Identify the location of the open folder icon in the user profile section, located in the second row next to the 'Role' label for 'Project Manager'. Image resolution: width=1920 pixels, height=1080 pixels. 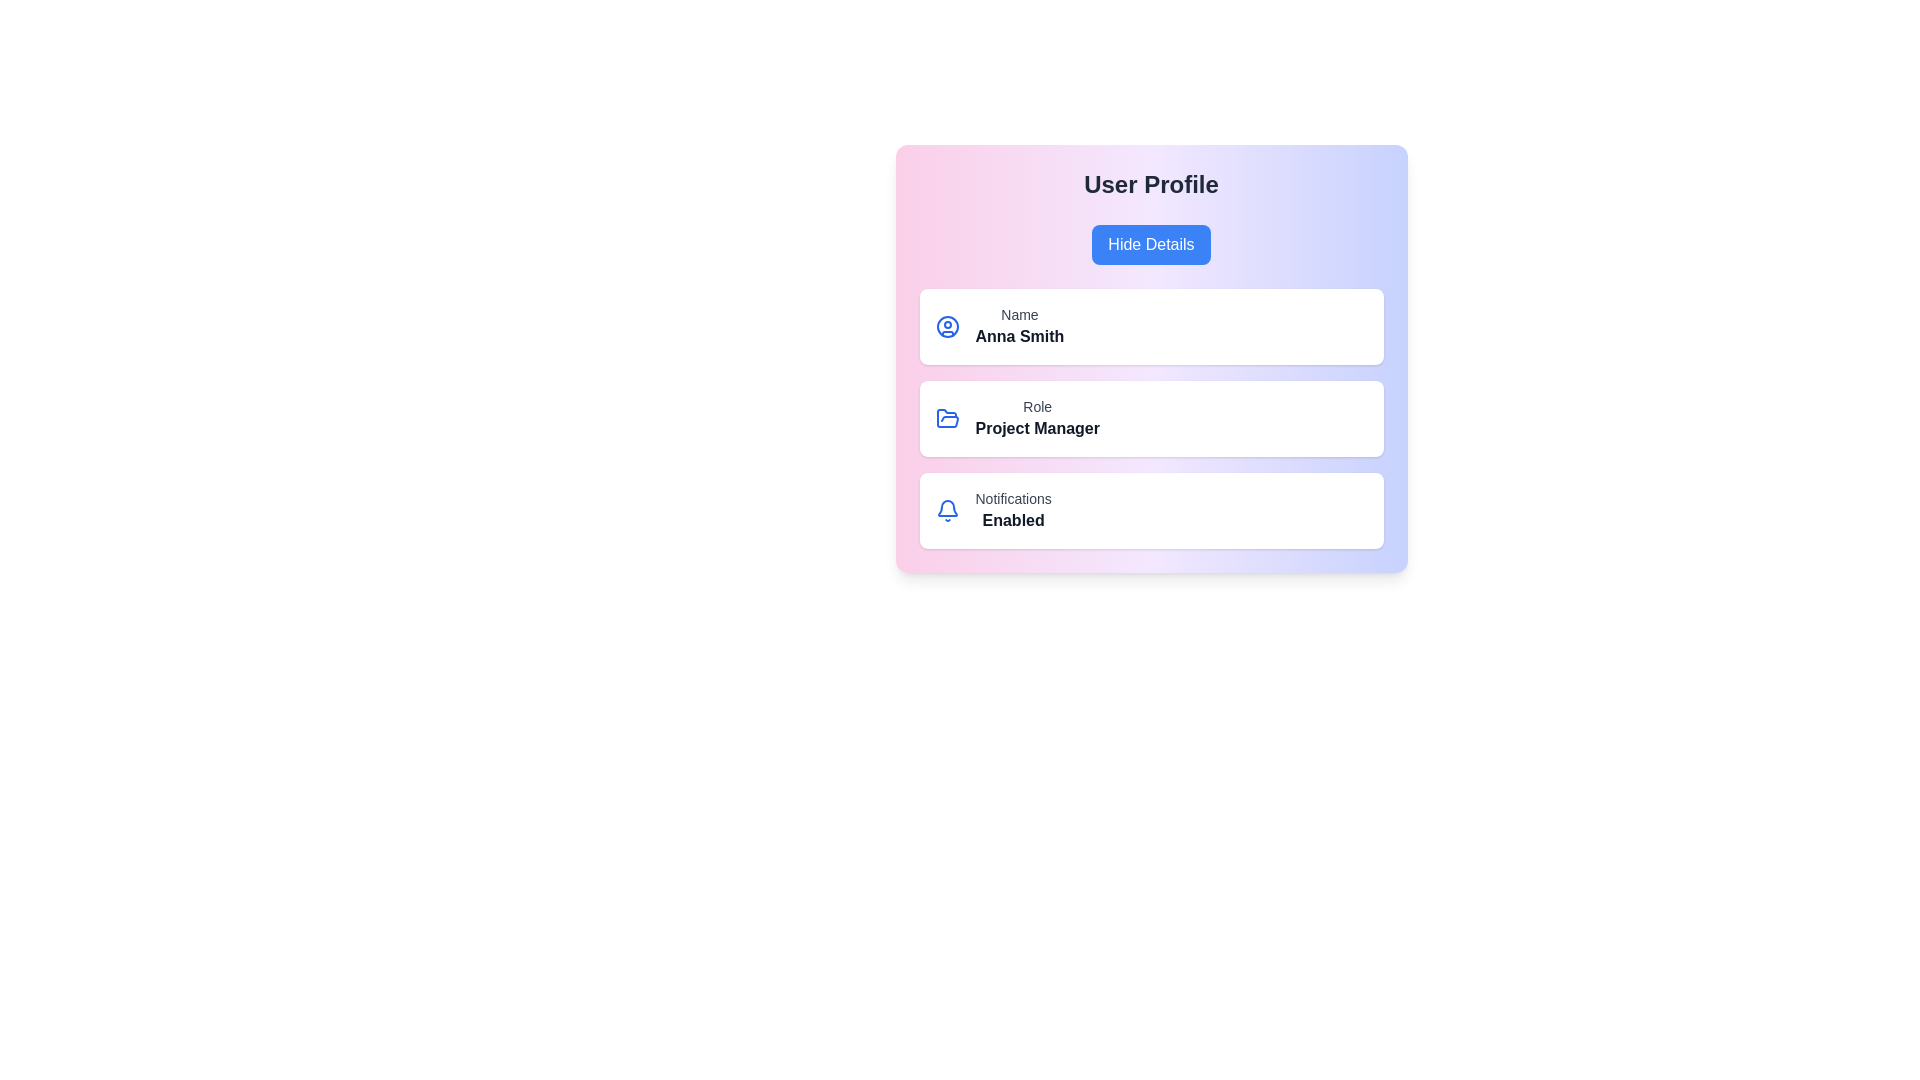
(946, 417).